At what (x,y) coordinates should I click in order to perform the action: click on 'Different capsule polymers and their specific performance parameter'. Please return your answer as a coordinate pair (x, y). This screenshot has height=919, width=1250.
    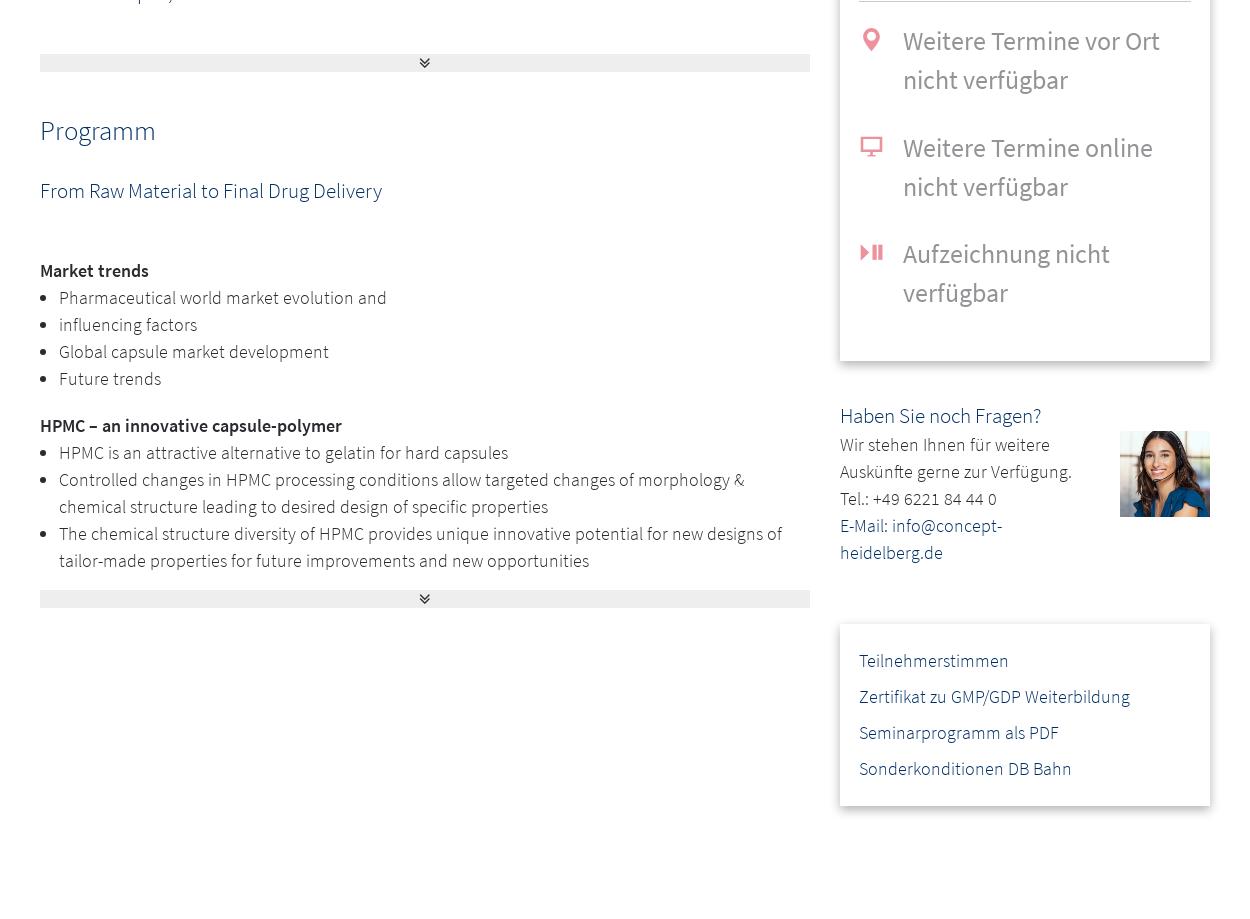
    Looking at the image, I should click on (315, 658).